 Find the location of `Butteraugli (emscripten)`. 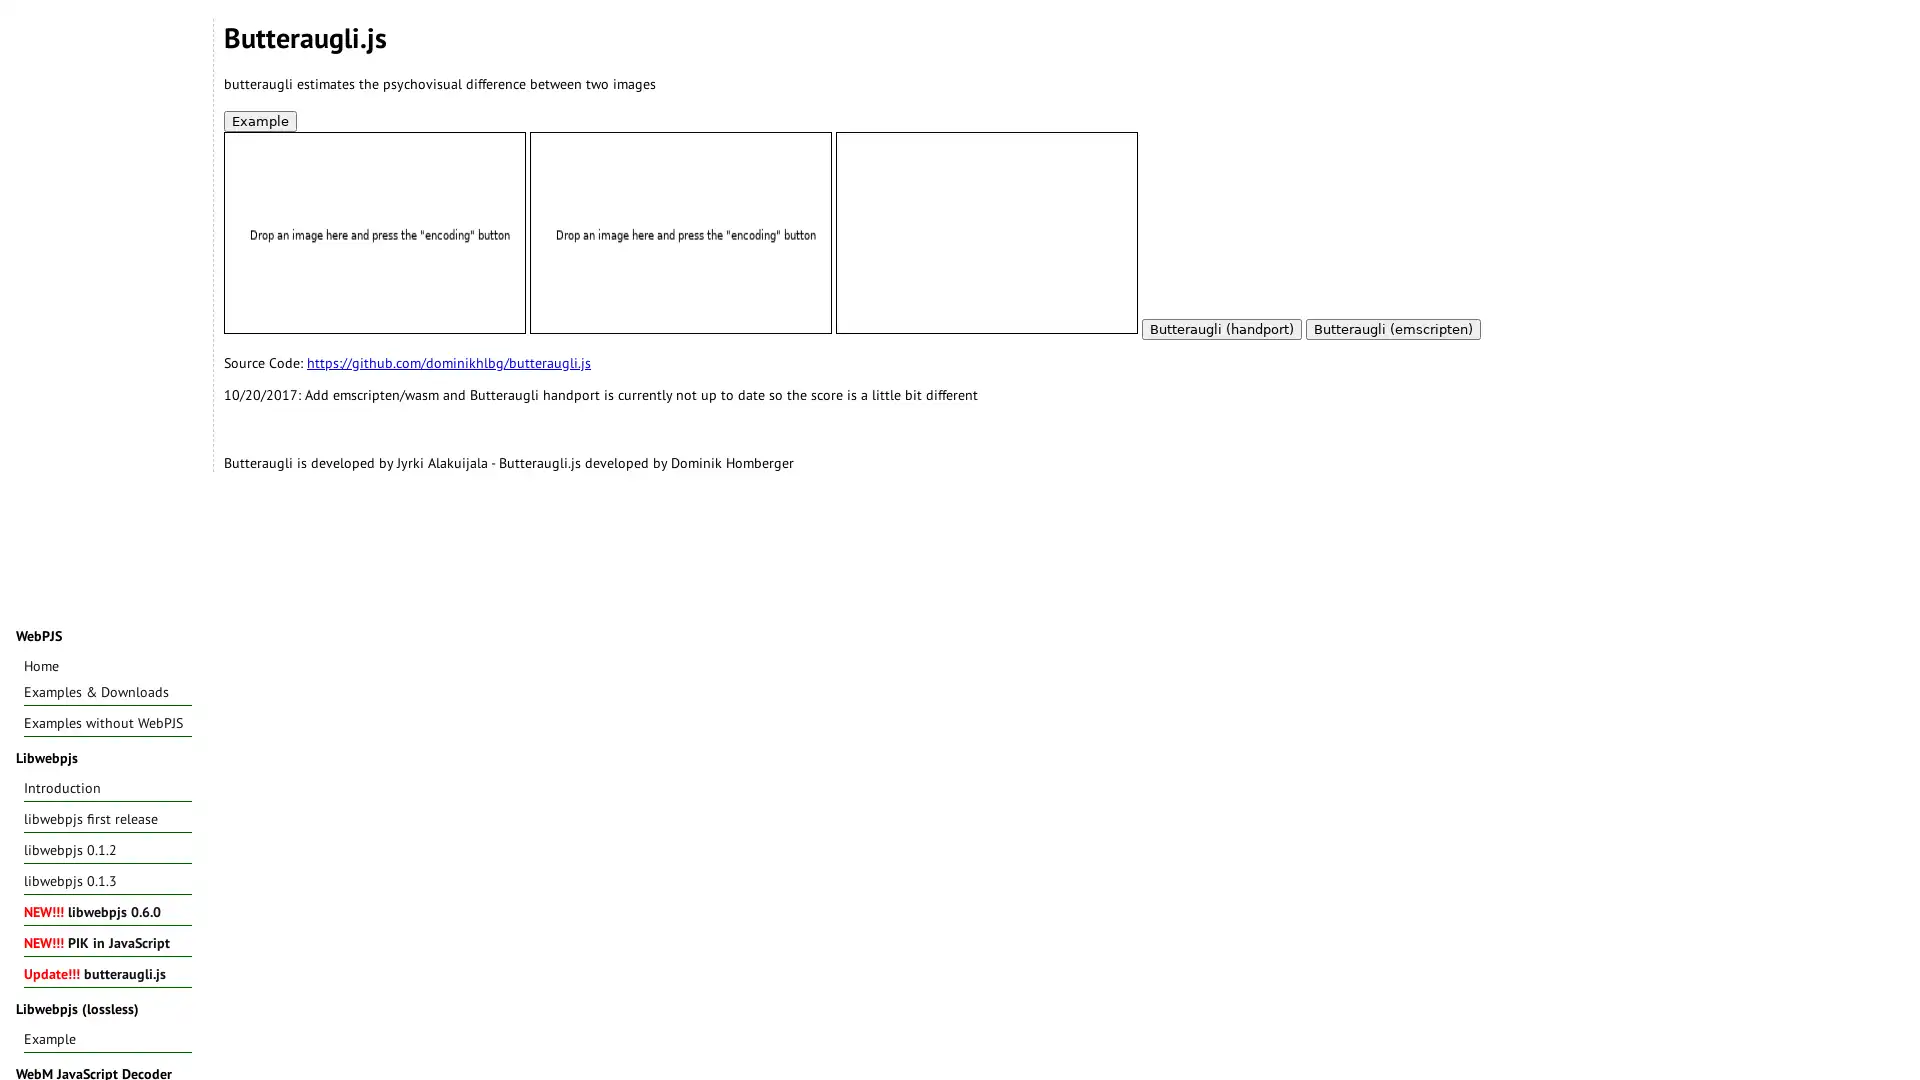

Butteraugli (emscripten) is located at coordinates (1392, 327).